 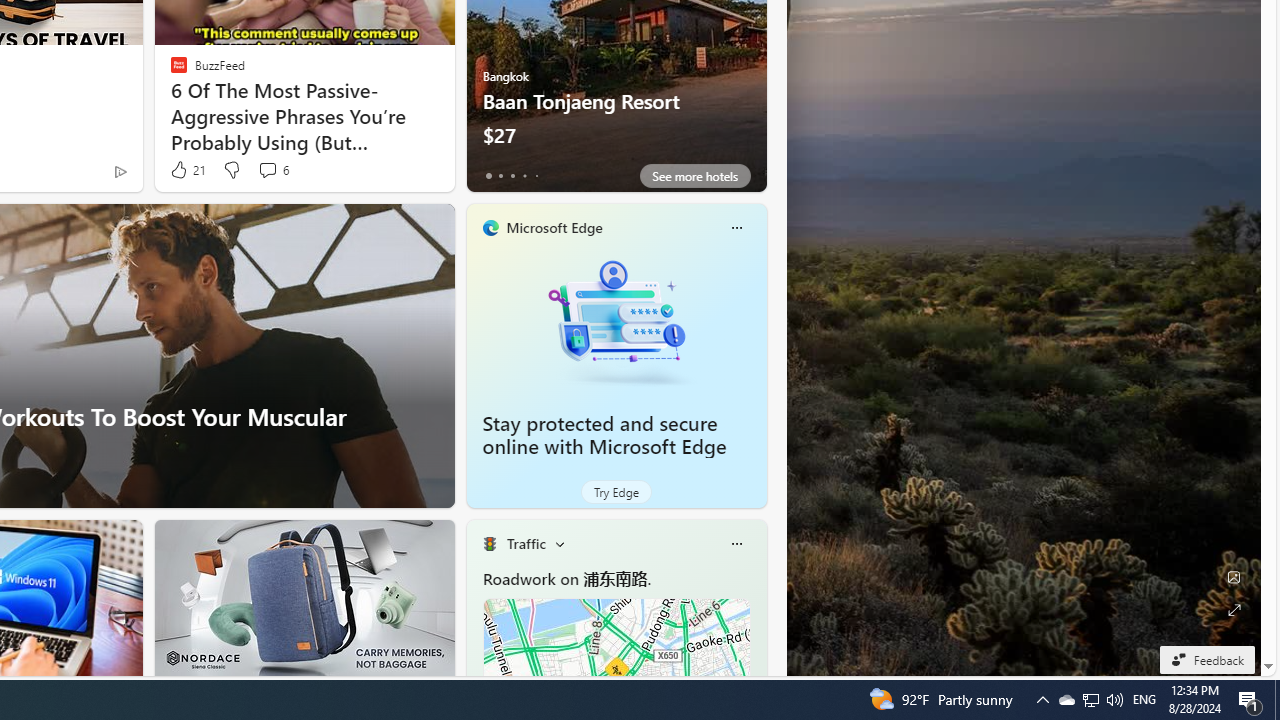 I want to click on 'tab-2', so click(x=512, y=175).